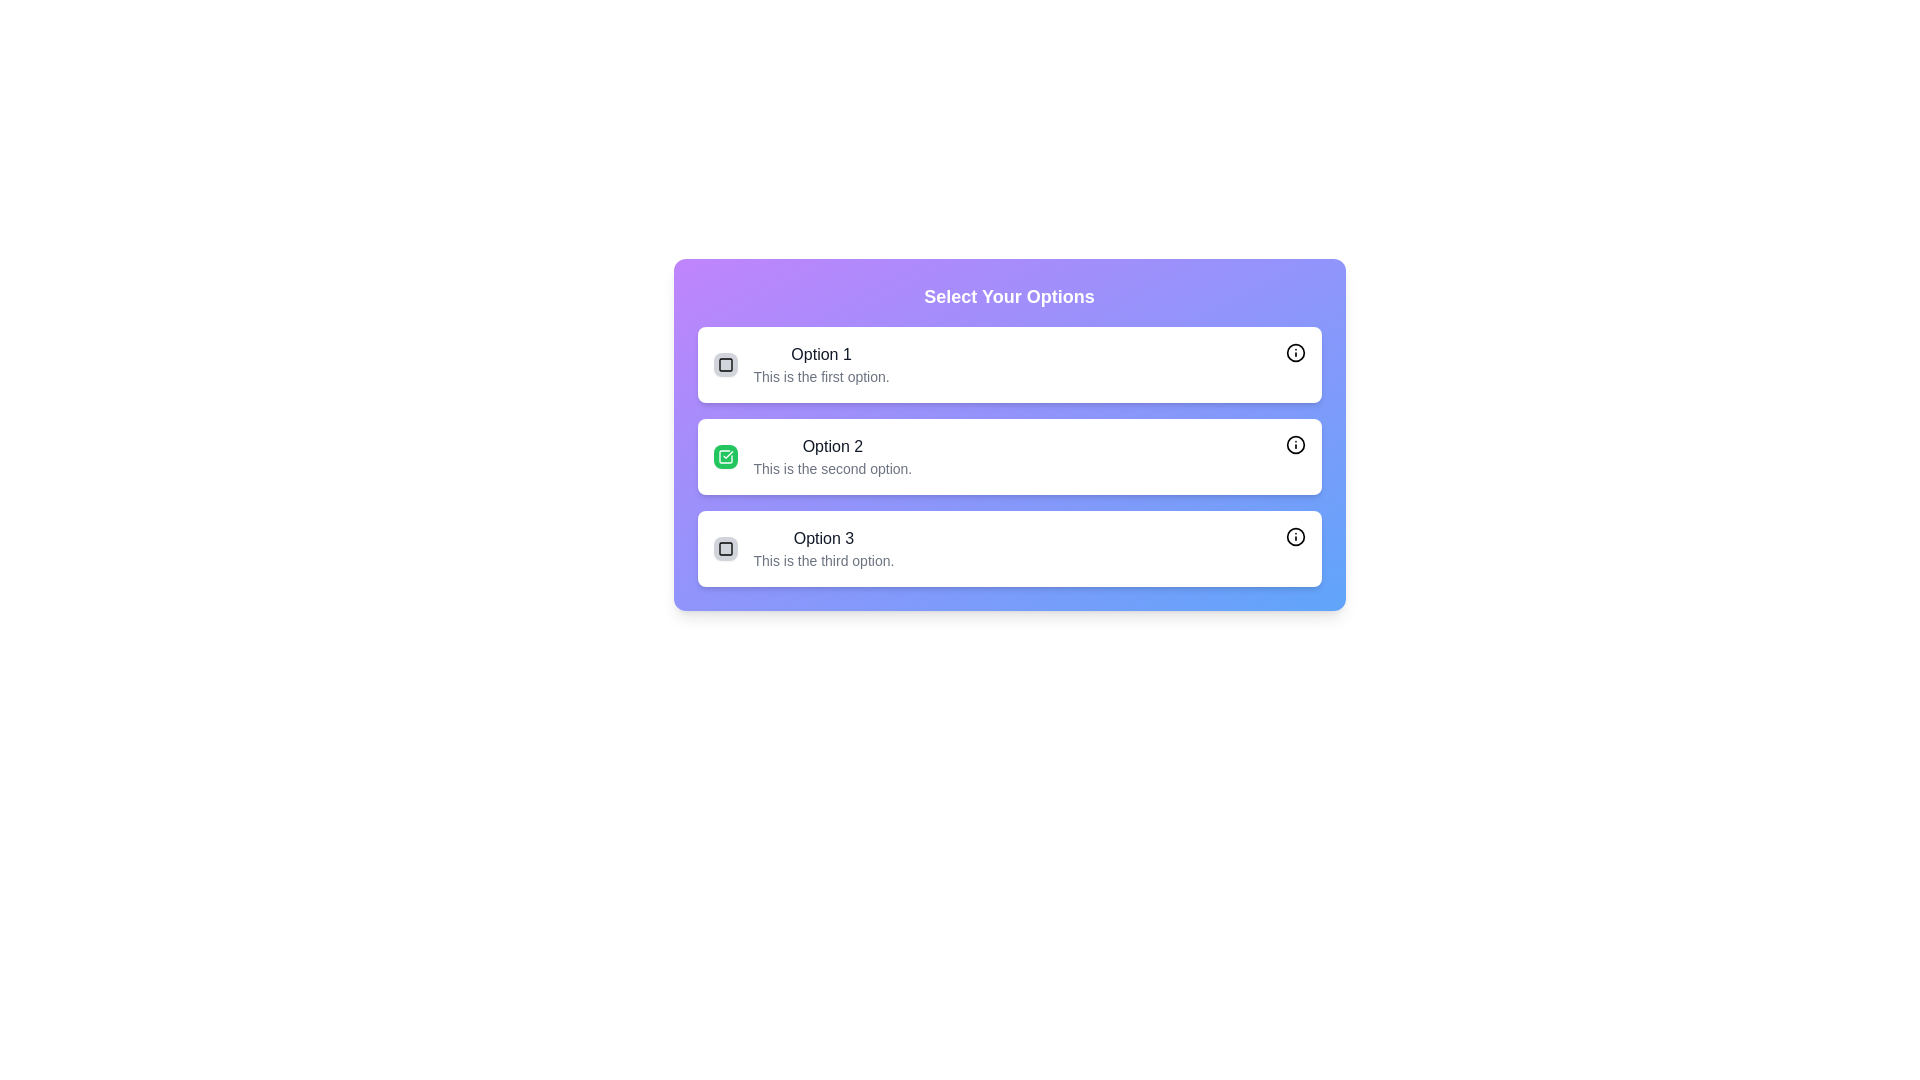 The height and width of the screenshot is (1080, 1920). I want to click on the Text Block that presents textual information about the second option in a vertically stacked list, located between 'Option 1' and 'Option 3', so click(832, 456).